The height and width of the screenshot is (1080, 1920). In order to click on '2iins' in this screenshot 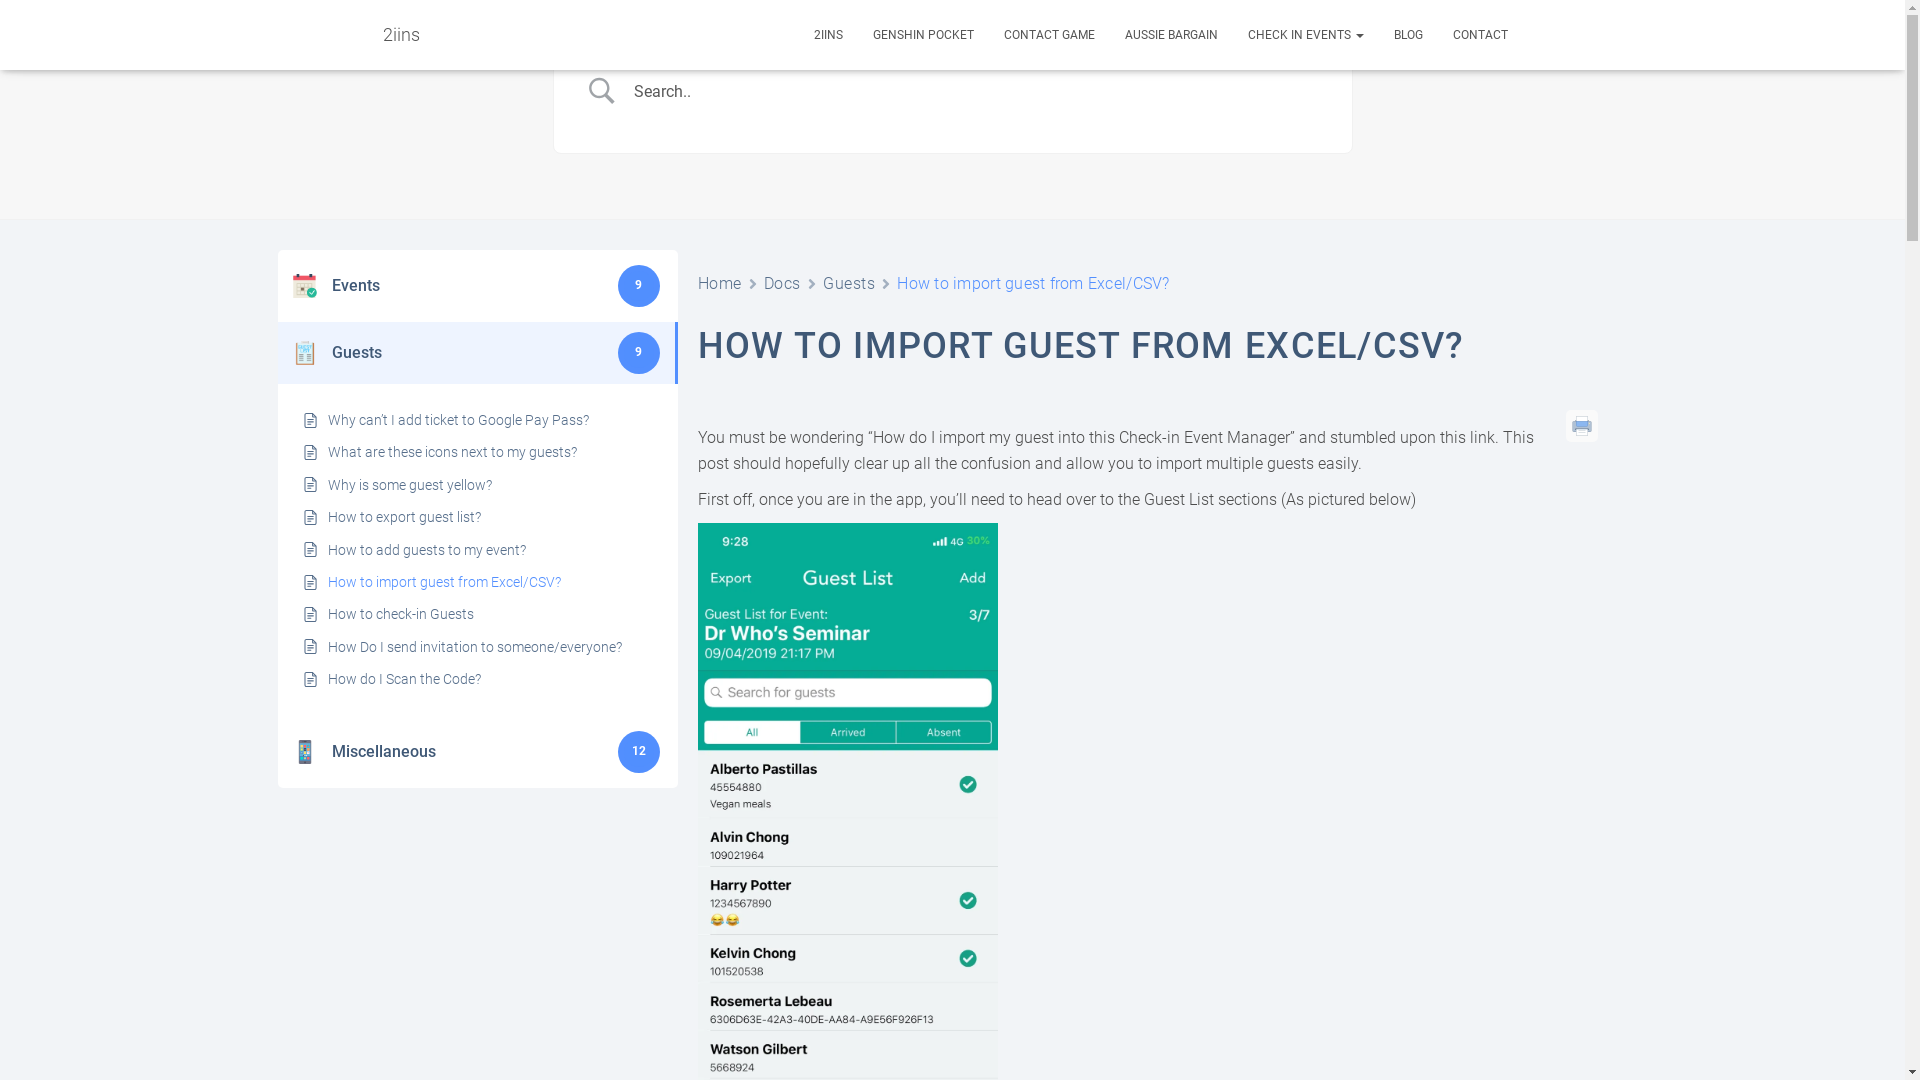, I will do `click(400, 34)`.